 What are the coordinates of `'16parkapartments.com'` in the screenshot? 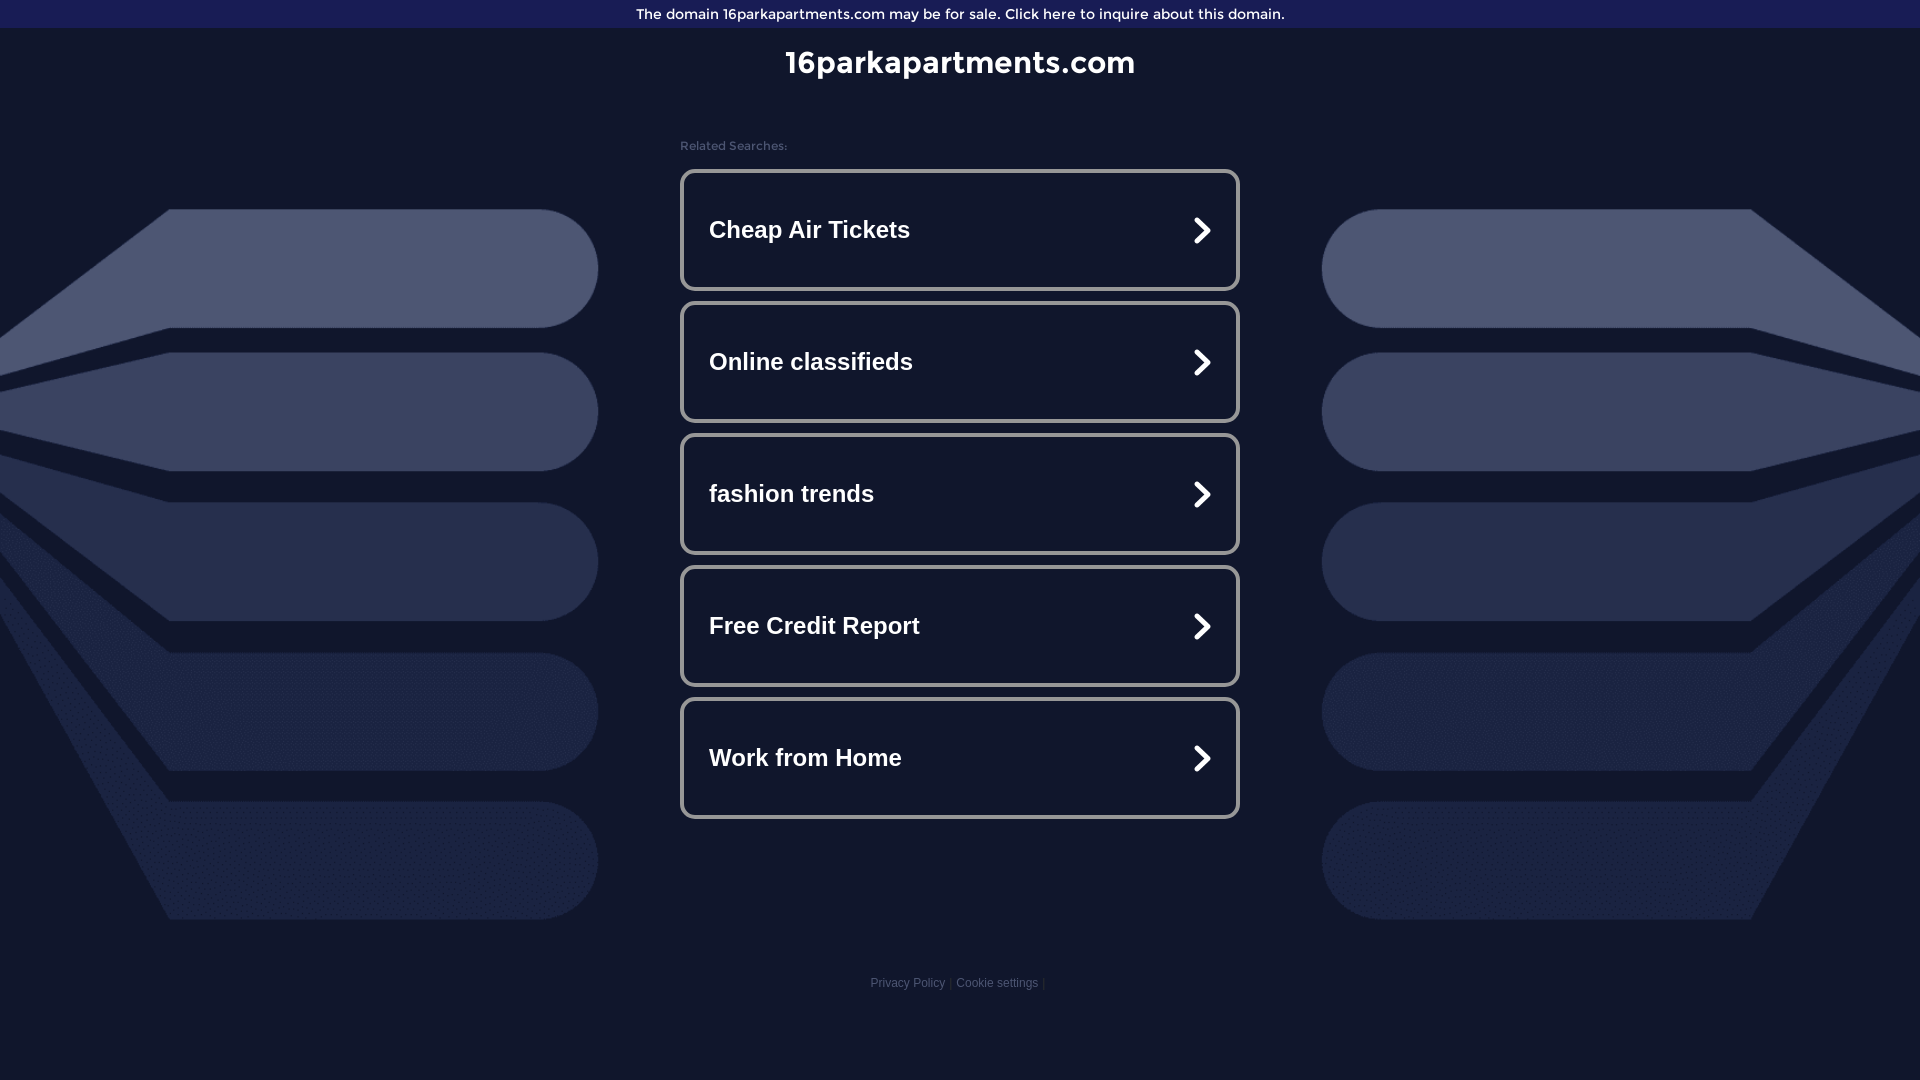 It's located at (960, 61).